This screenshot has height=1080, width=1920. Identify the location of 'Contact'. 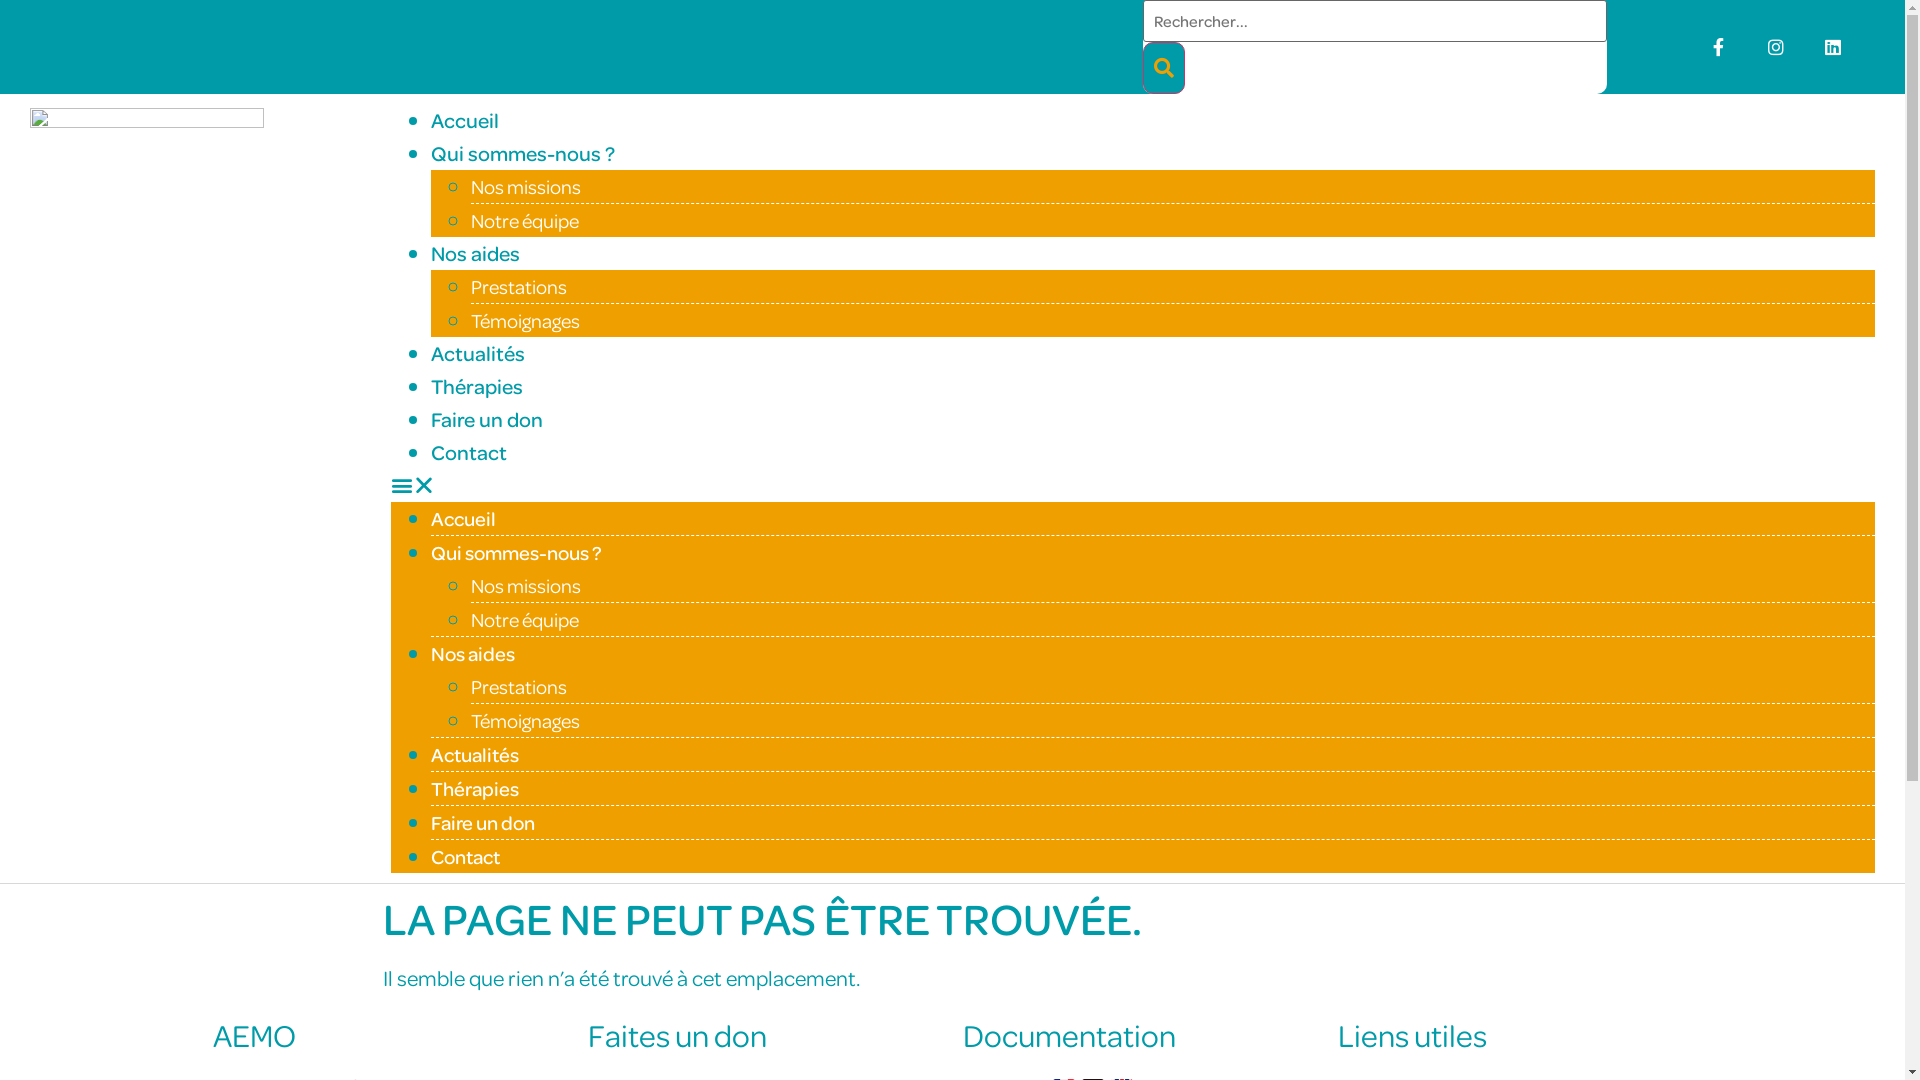
(430, 452).